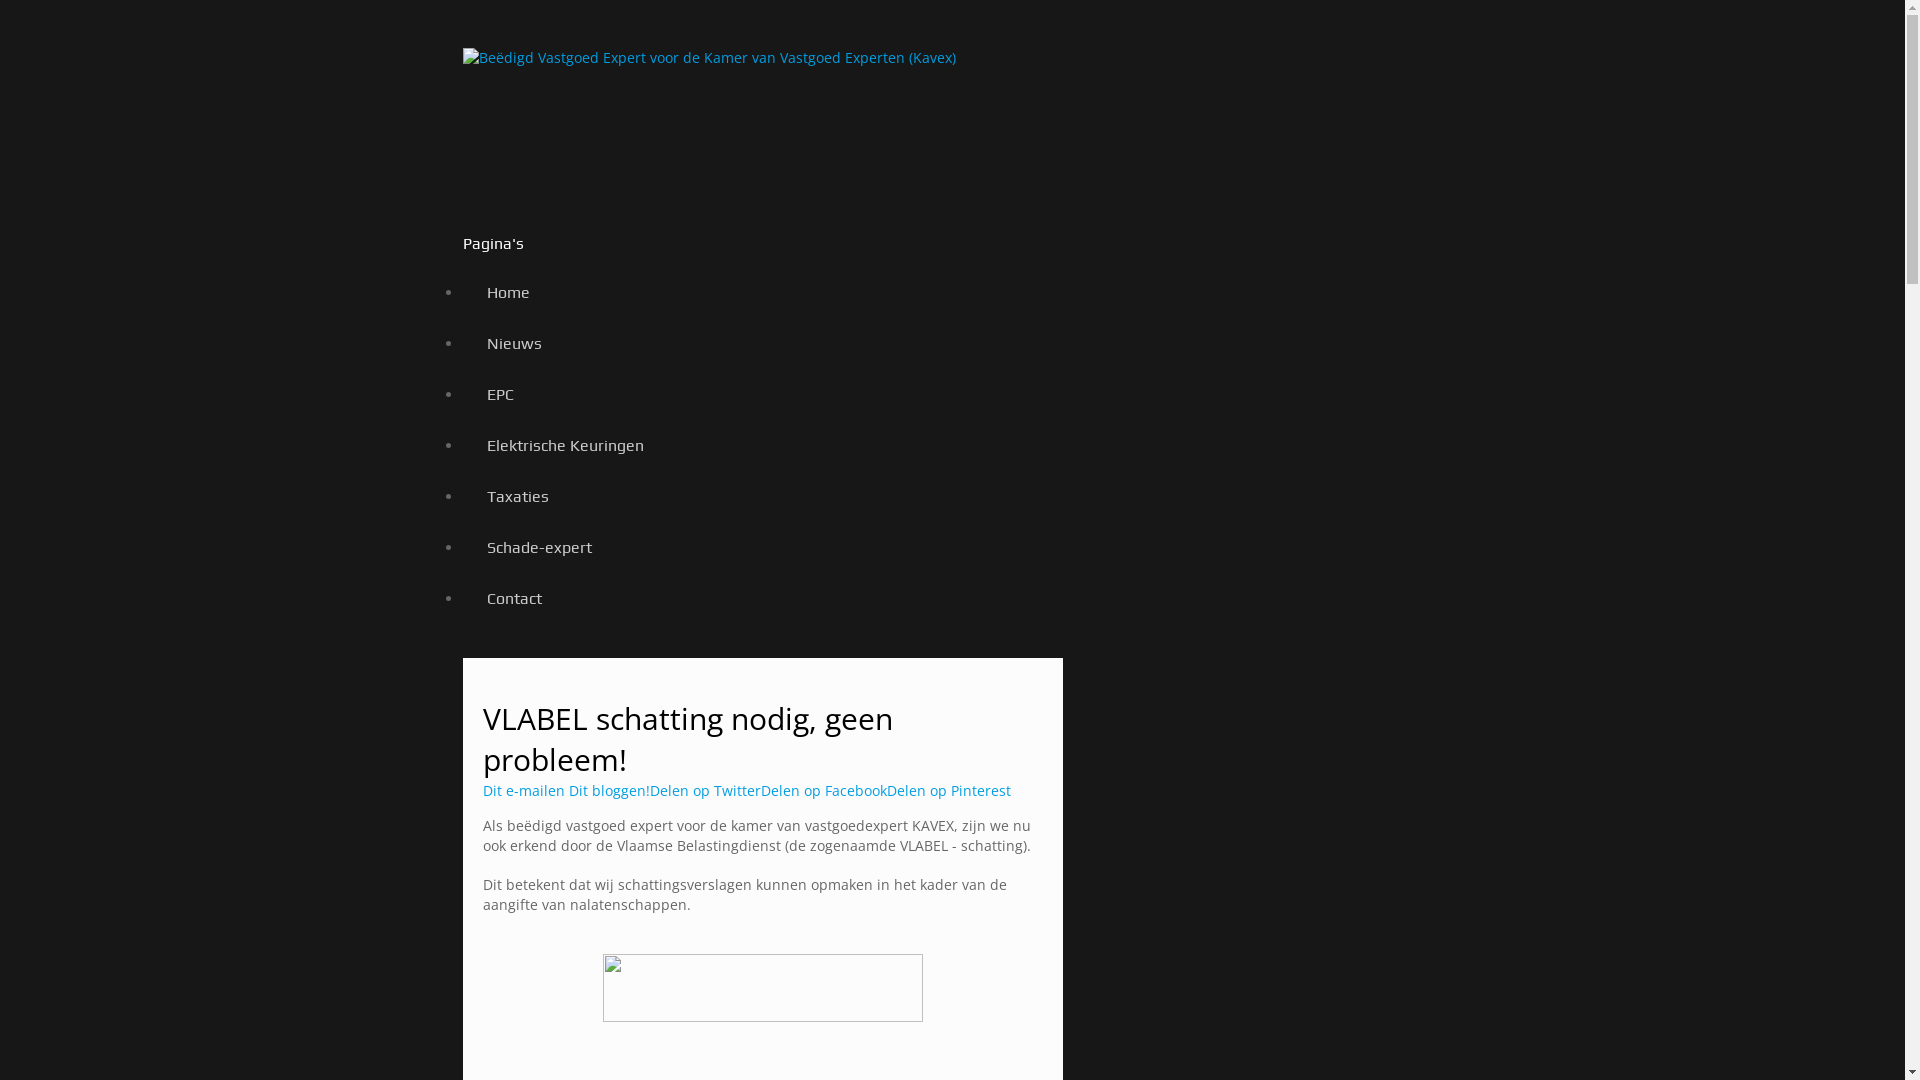 The width and height of the screenshot is (1920, 1080). Describe the element at coordinates (758, 789) in the screenshot. I see `'Delen op Facebook'` at that location.